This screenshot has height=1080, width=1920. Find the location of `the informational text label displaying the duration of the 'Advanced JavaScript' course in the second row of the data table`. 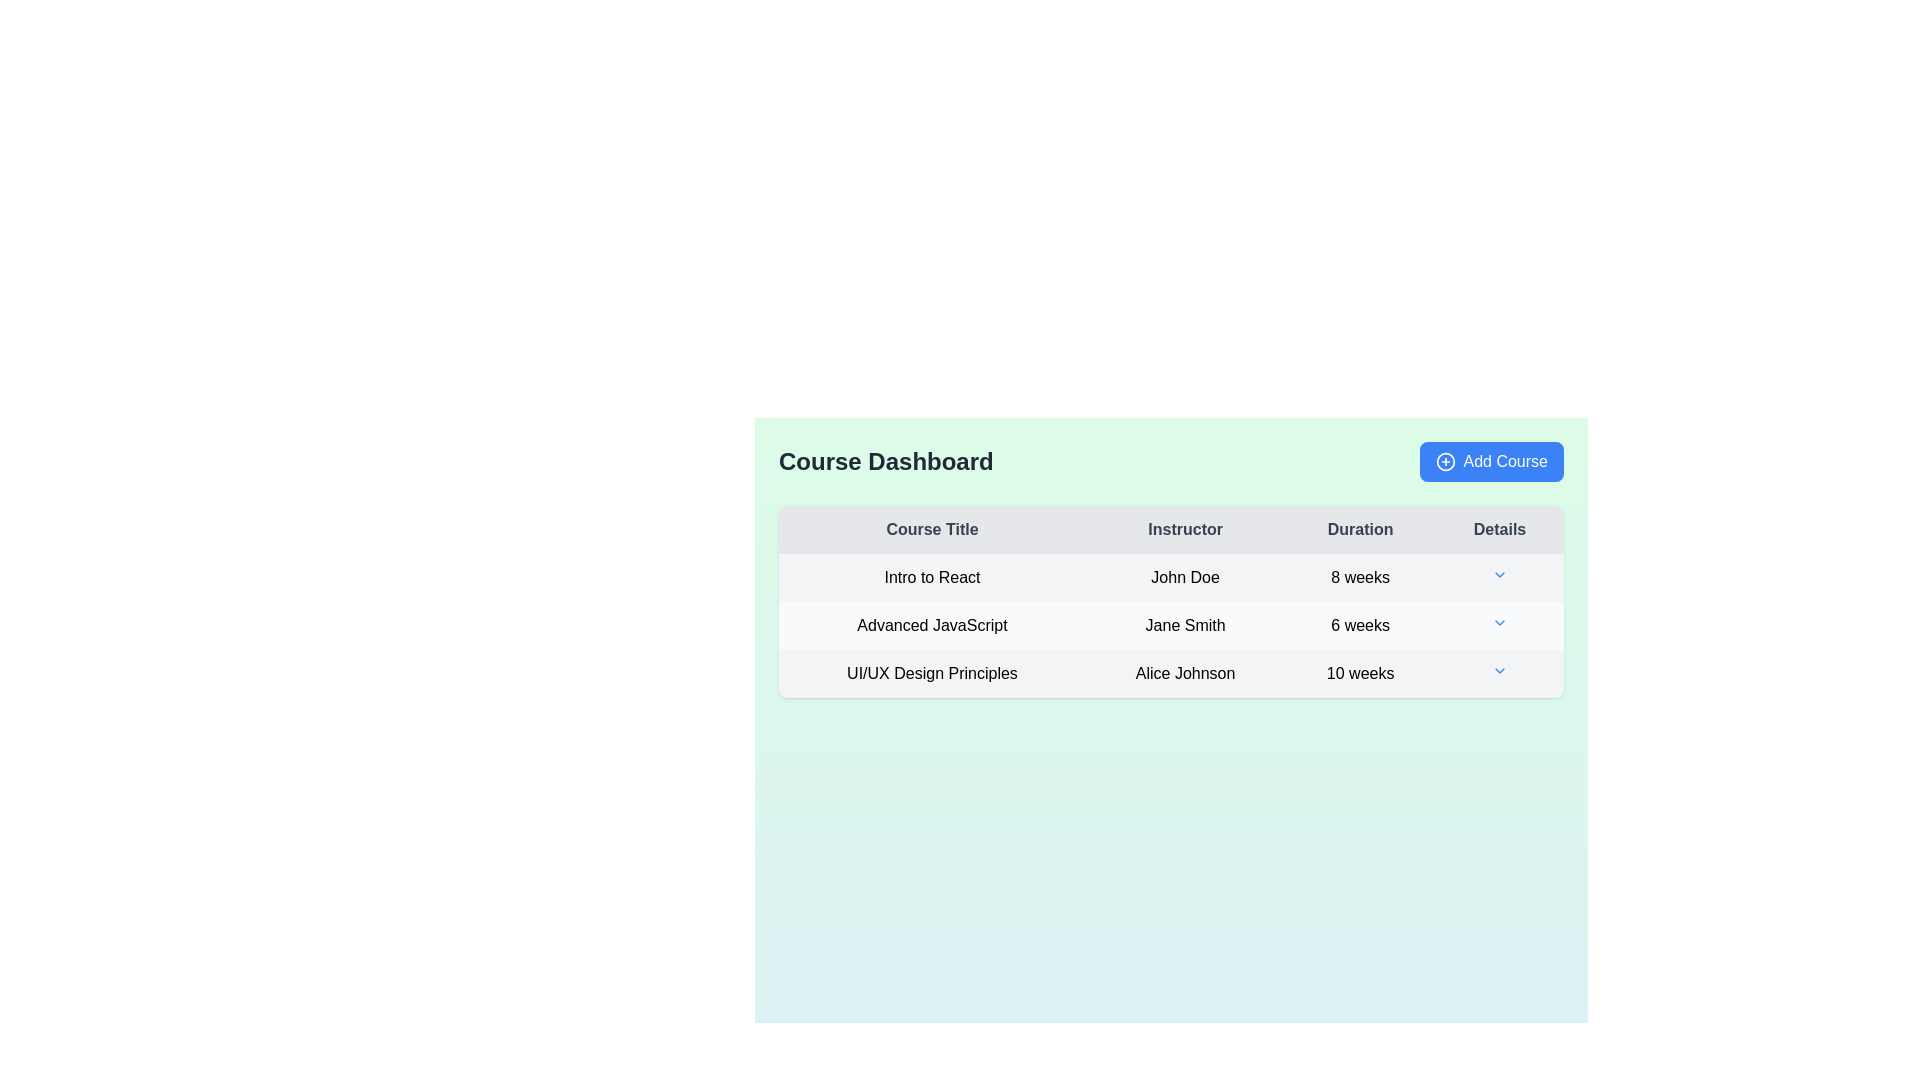

the informational text label displaying the duration of the 'Advanced JavaScript' course in the second row of the data table is located at coordinates (1360, 624).